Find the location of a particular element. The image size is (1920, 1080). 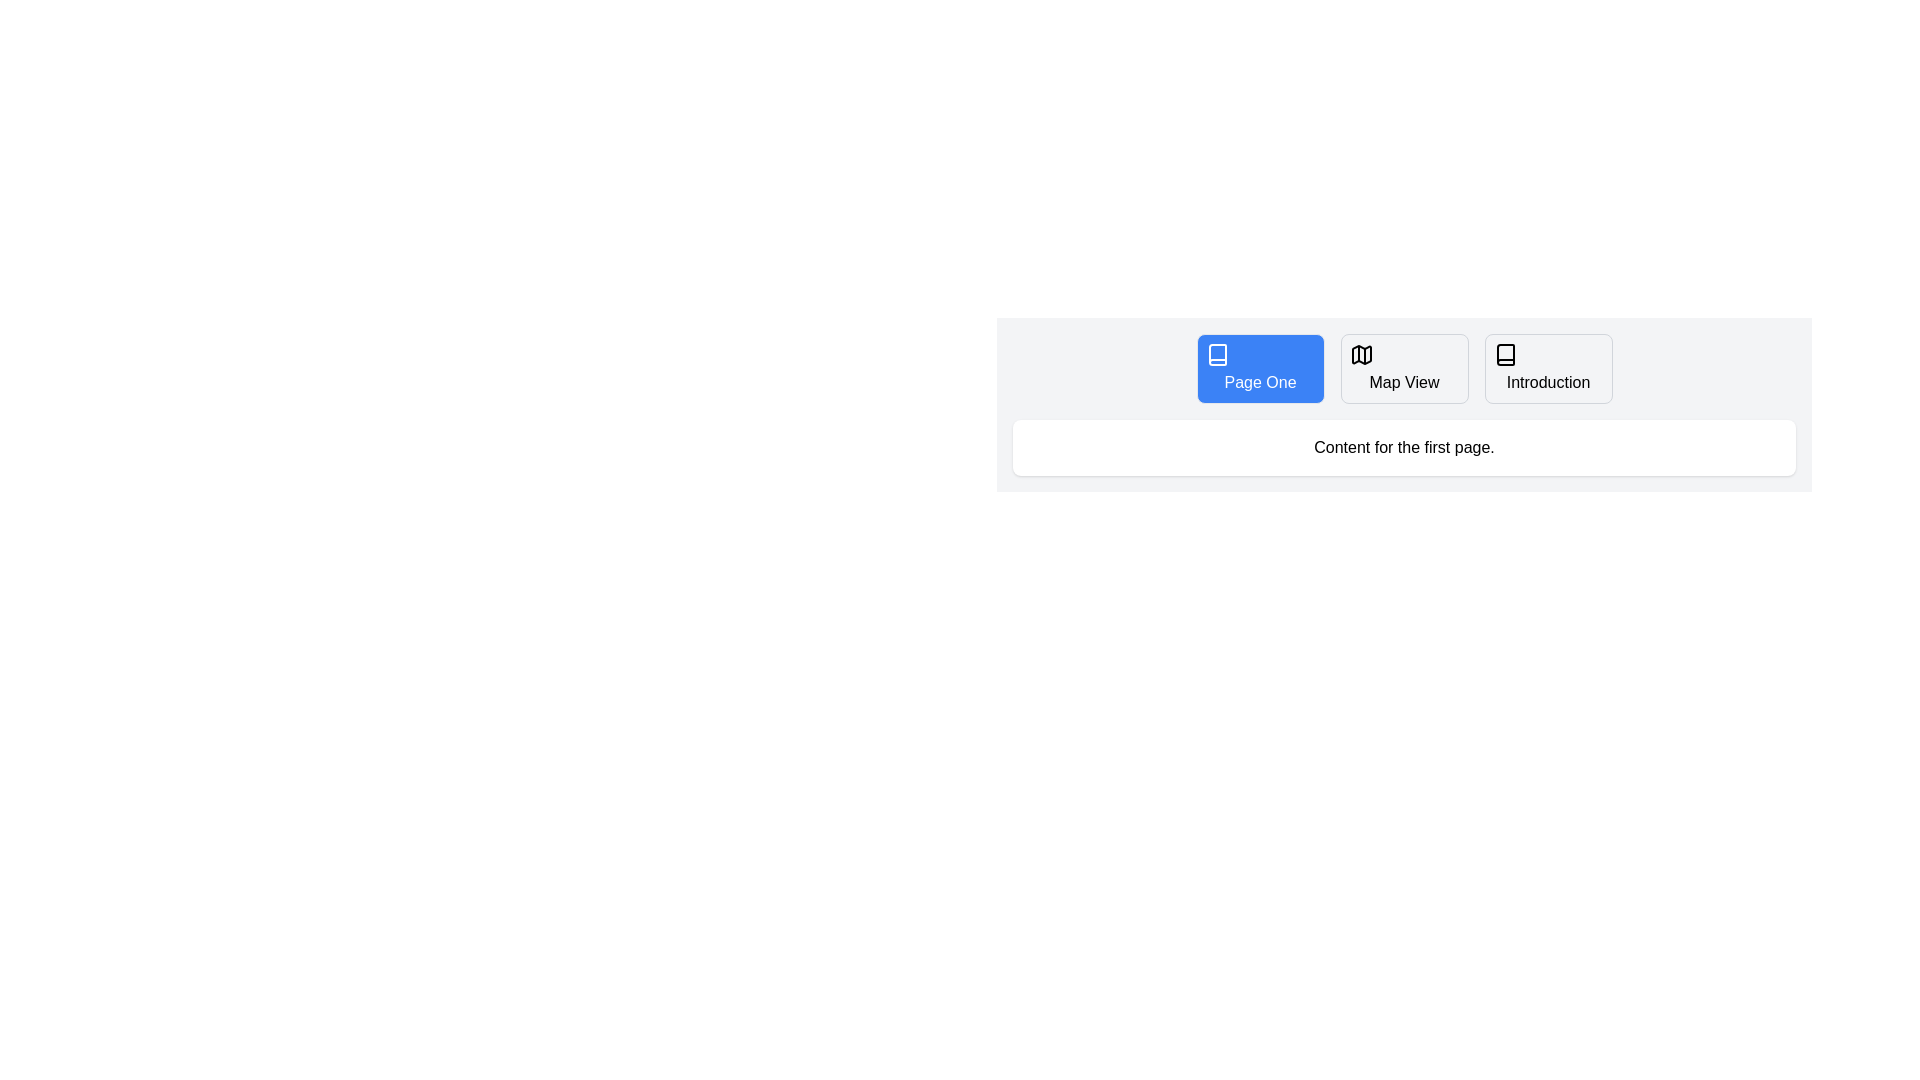

the decorative SVG icon located at the top-left corner of the 'Introduction' button, which is part of a horizontal row of buttons at the top-center of the interface is located at coordinates (1505, 353).